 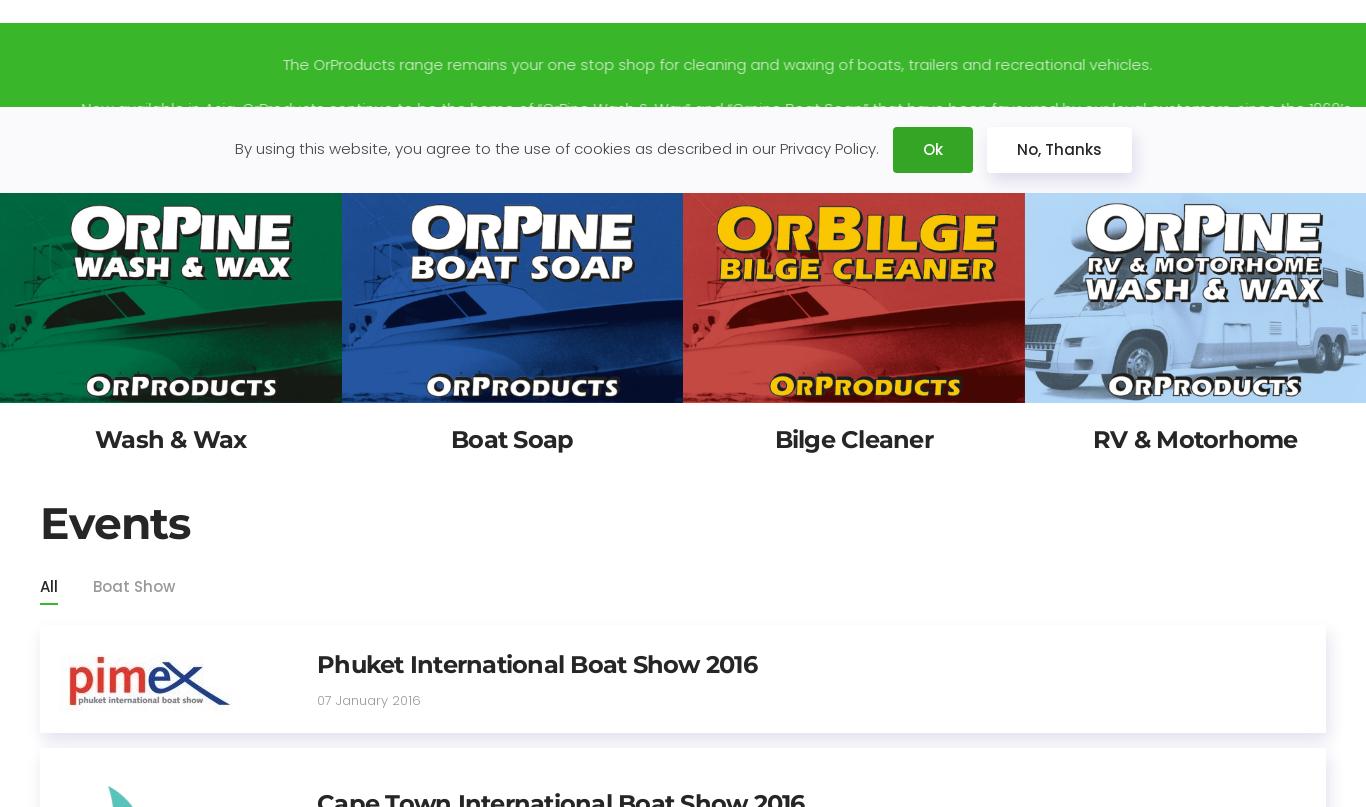 I want to click on 'OrProducts - trusted by US Boating and Recreation, for over 50 years.', so click(x=683, y=149).